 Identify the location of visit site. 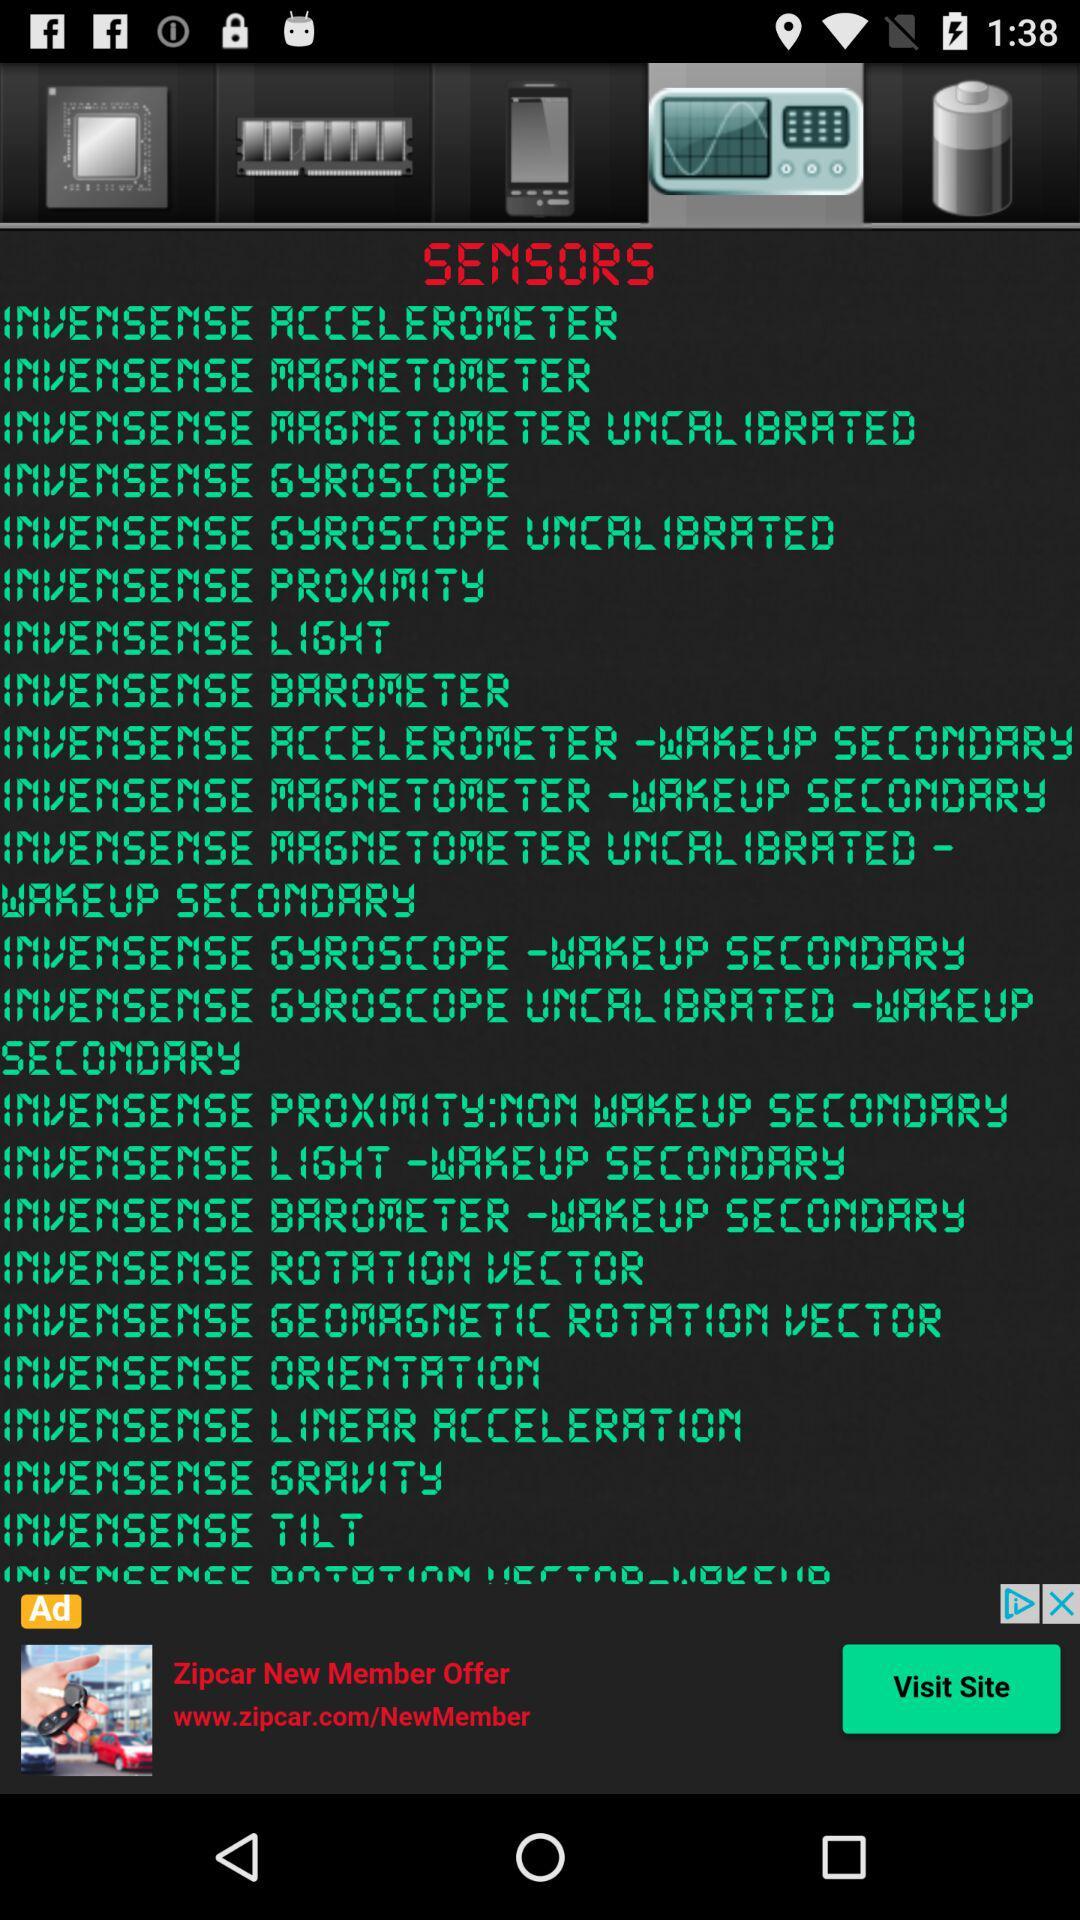
(540, 1688).